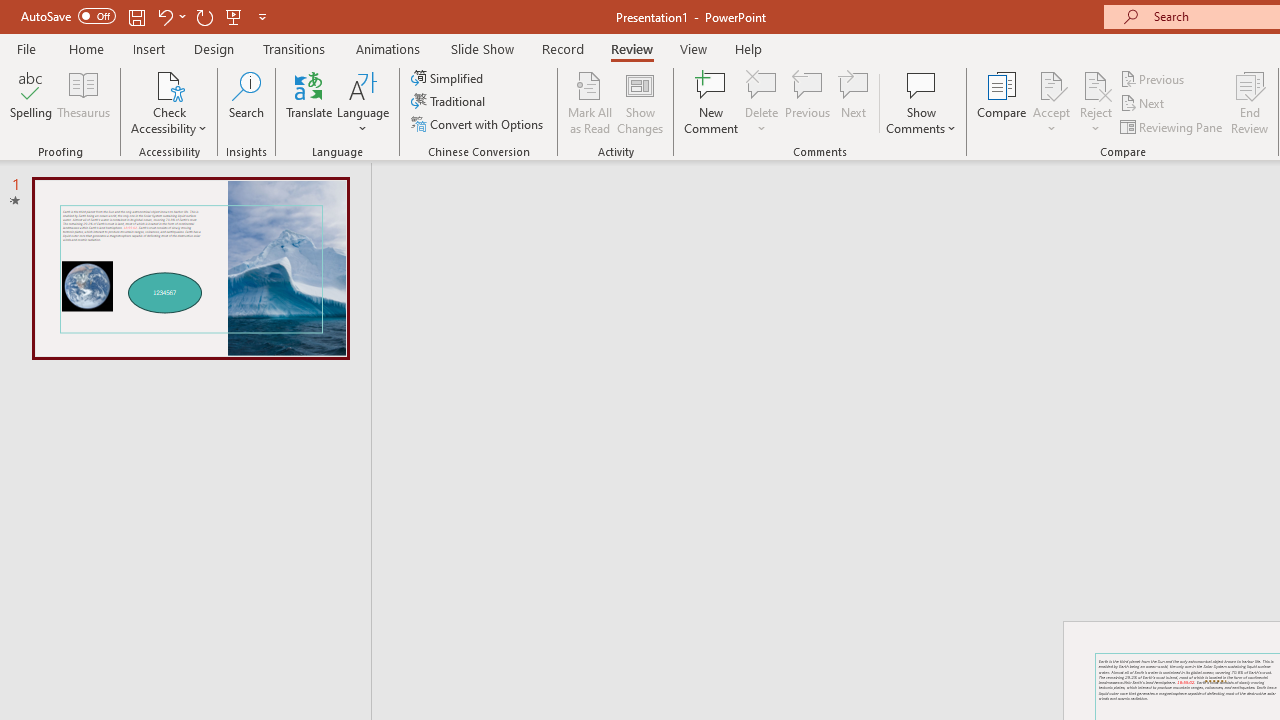 This screenshot has width=1280, height=720. What do you see at coordinates (1002, 103) in the screenshot?
I see `'Compare'` at bounding box center [1002, 103].